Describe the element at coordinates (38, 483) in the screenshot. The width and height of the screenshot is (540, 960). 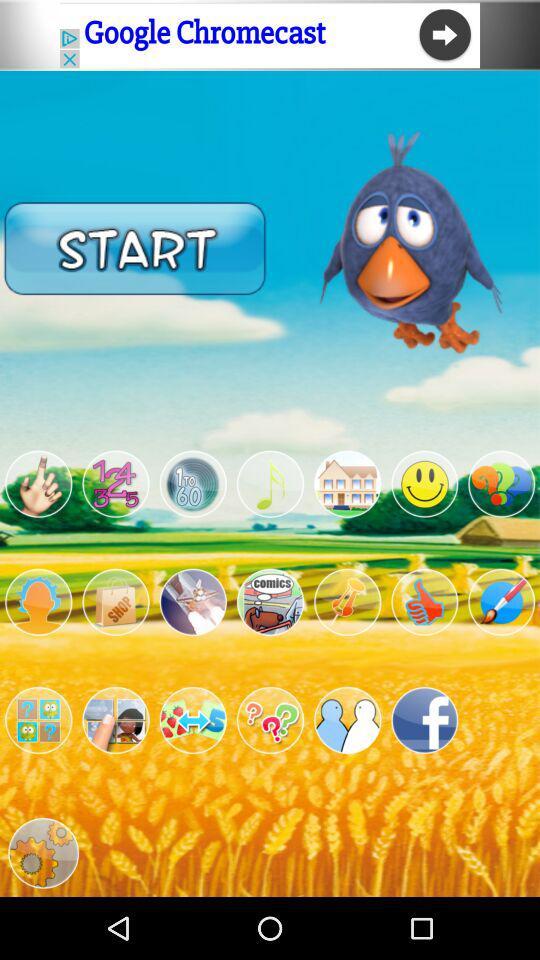
I see `filter` at that location.